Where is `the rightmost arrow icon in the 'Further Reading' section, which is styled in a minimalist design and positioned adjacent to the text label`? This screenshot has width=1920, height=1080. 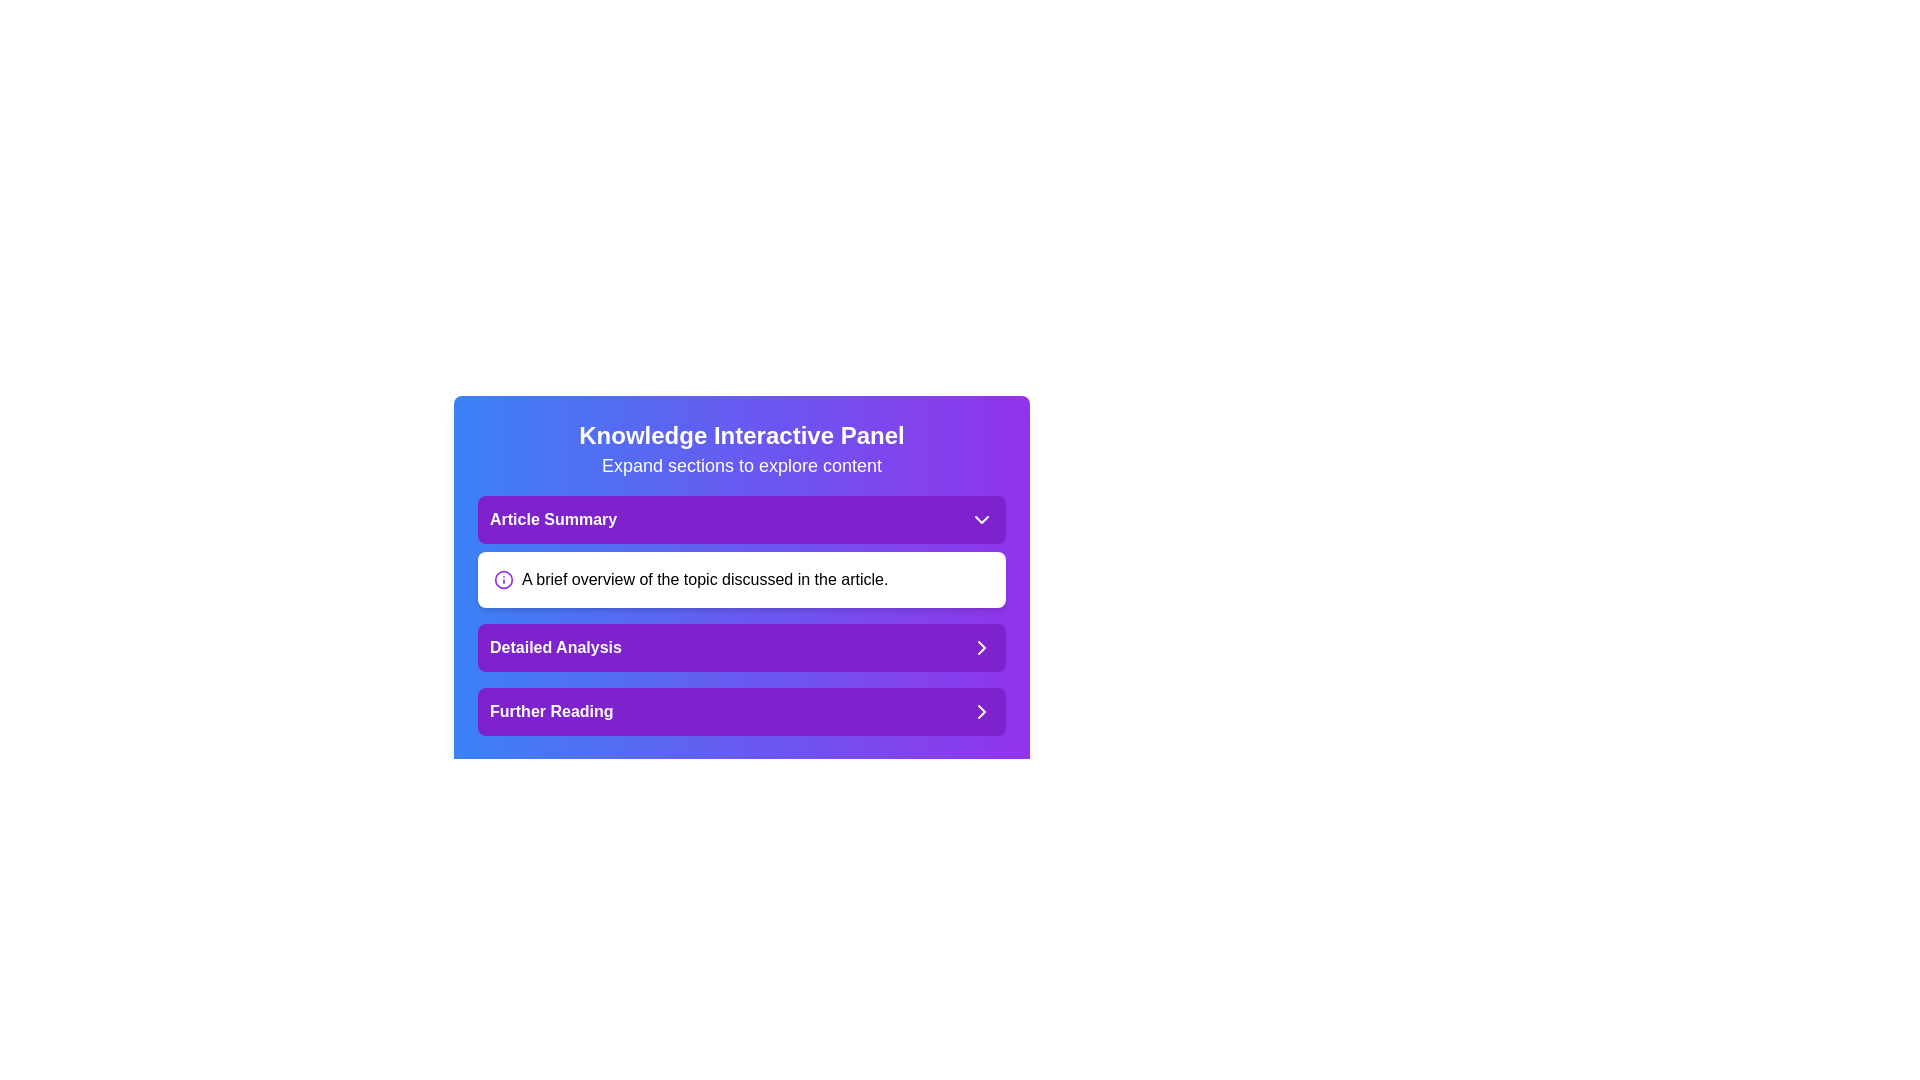 the rightmost arrow icon in the 'Further Reading' section, which is styled in a minimalist design and positioned adjacent to the text label is located at coordinates (982, 711).